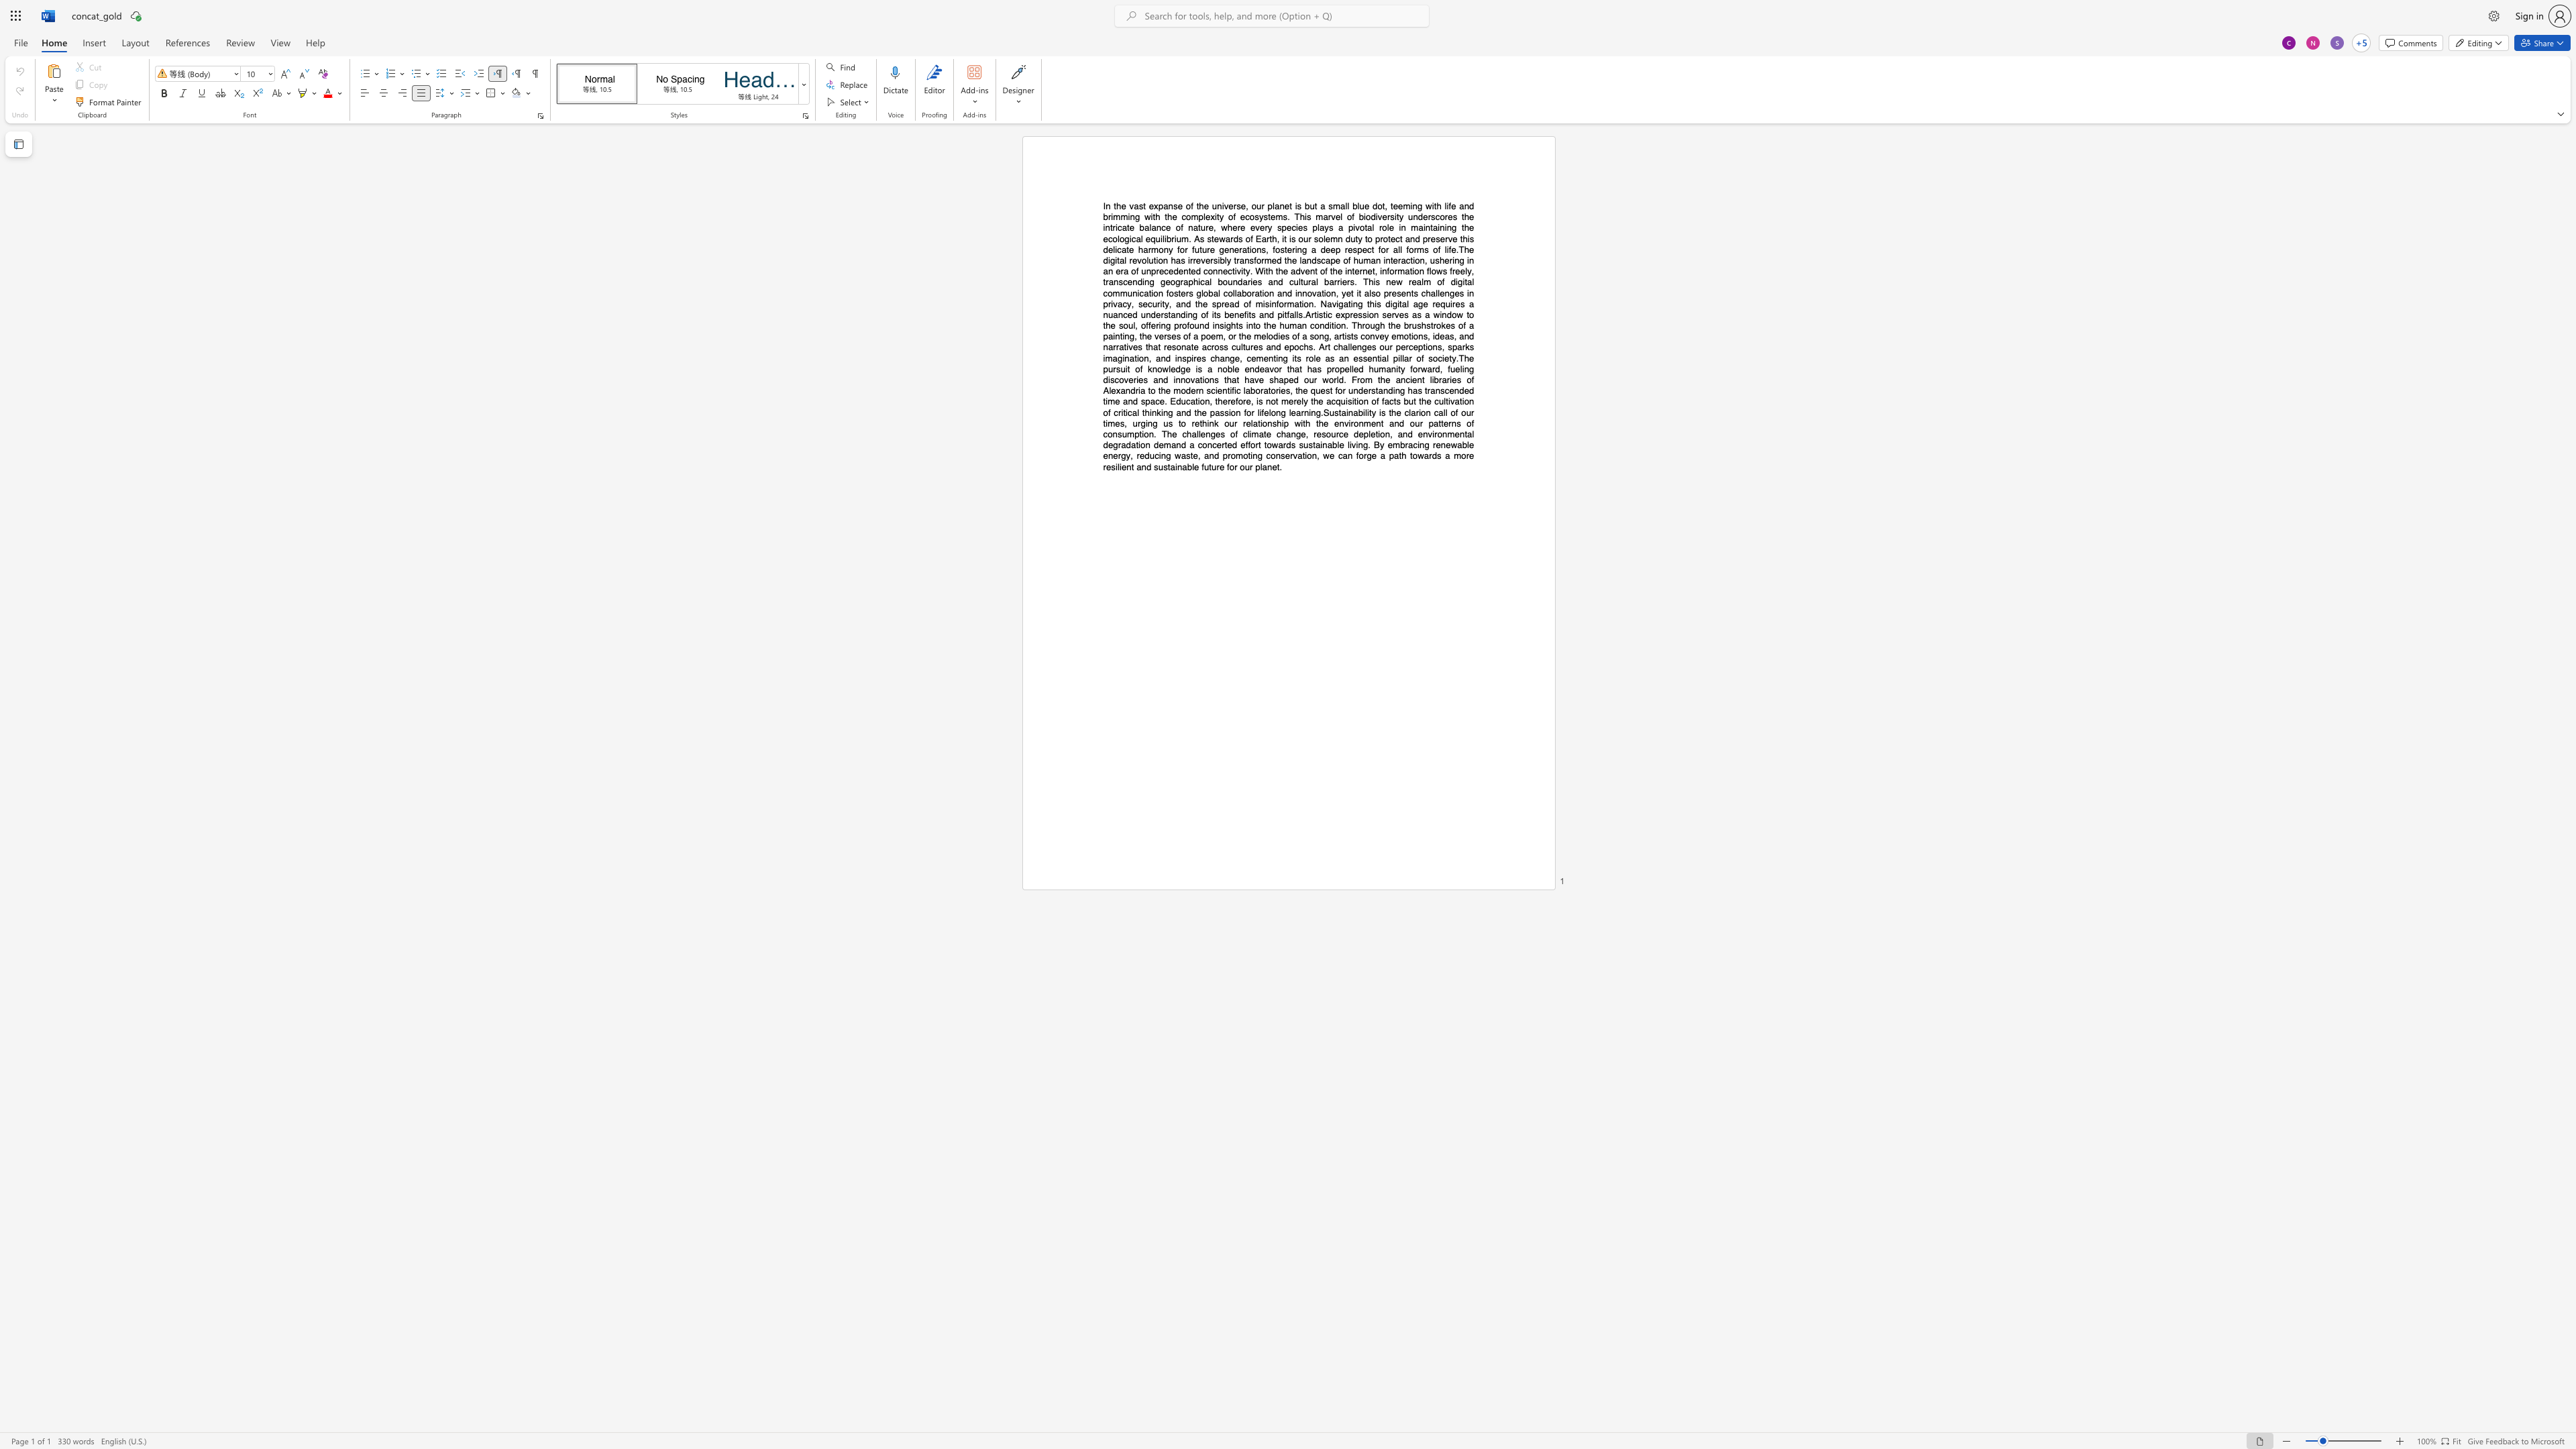 The image size is (2576, 1449). Describe the element at coordinates (1346, 411) in the screenshot. I see `the 2th character "i" in the text` at that location.